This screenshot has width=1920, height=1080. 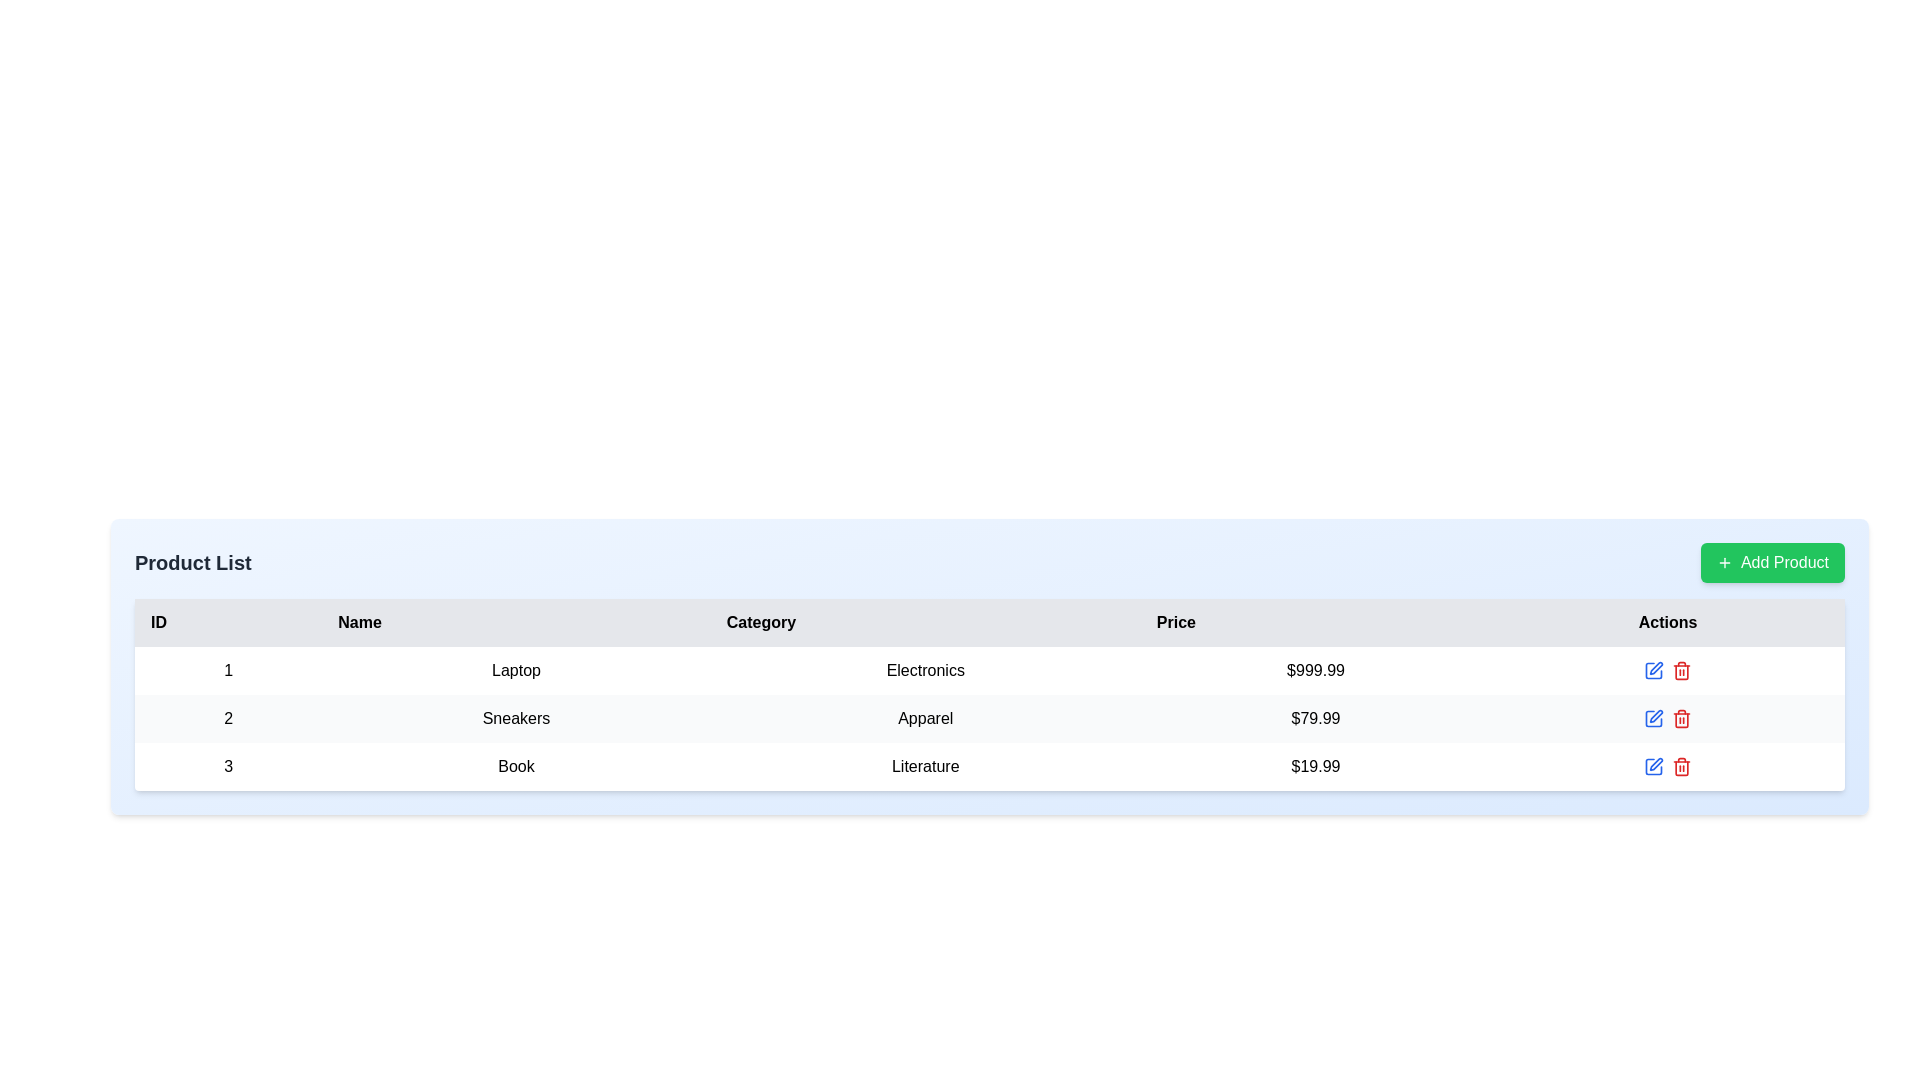 What do you see at coordinates (1668, 717) in the screenshot?
I see `the pencil icon in the actions column for the 'Sneakers' product entry to modify the entry` at bounding box center [1668, 717].